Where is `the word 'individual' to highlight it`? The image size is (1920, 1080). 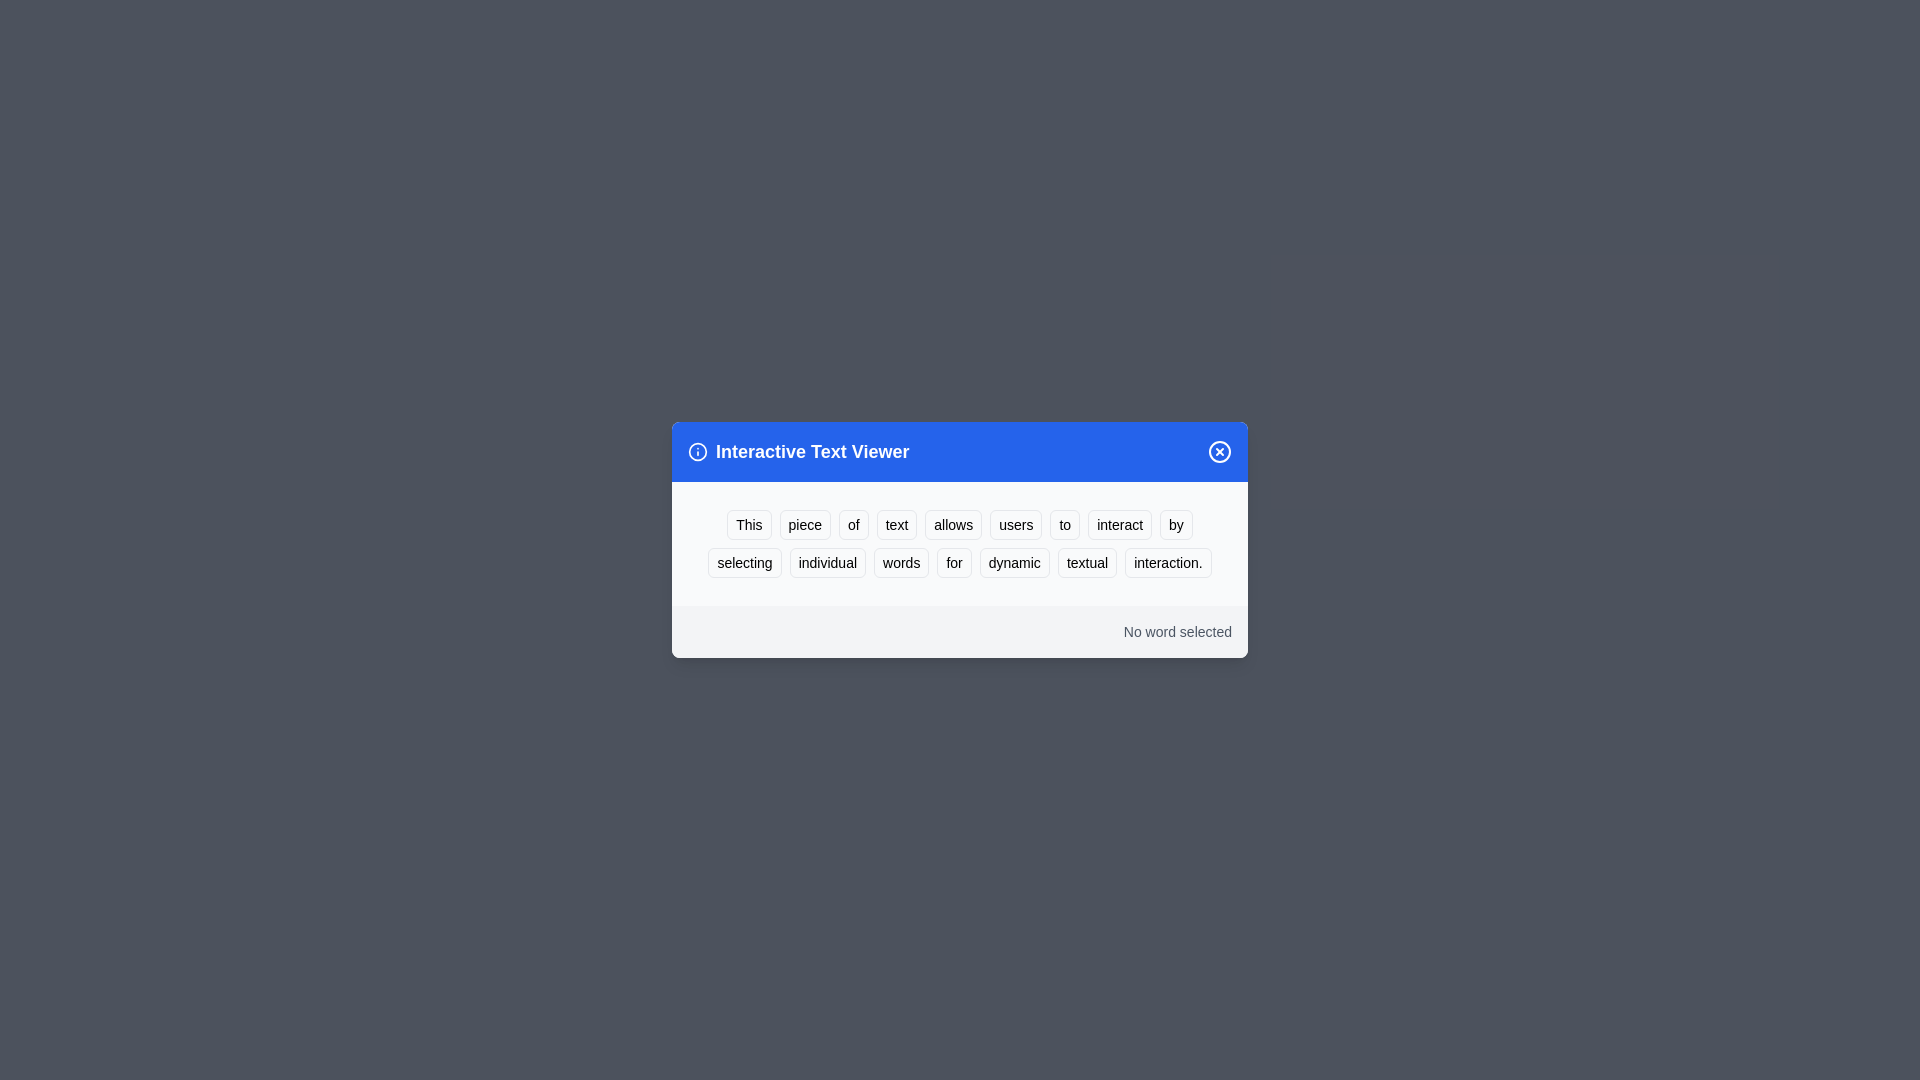 the word 'individual' to highlight it is located at coordinates (827, 563).